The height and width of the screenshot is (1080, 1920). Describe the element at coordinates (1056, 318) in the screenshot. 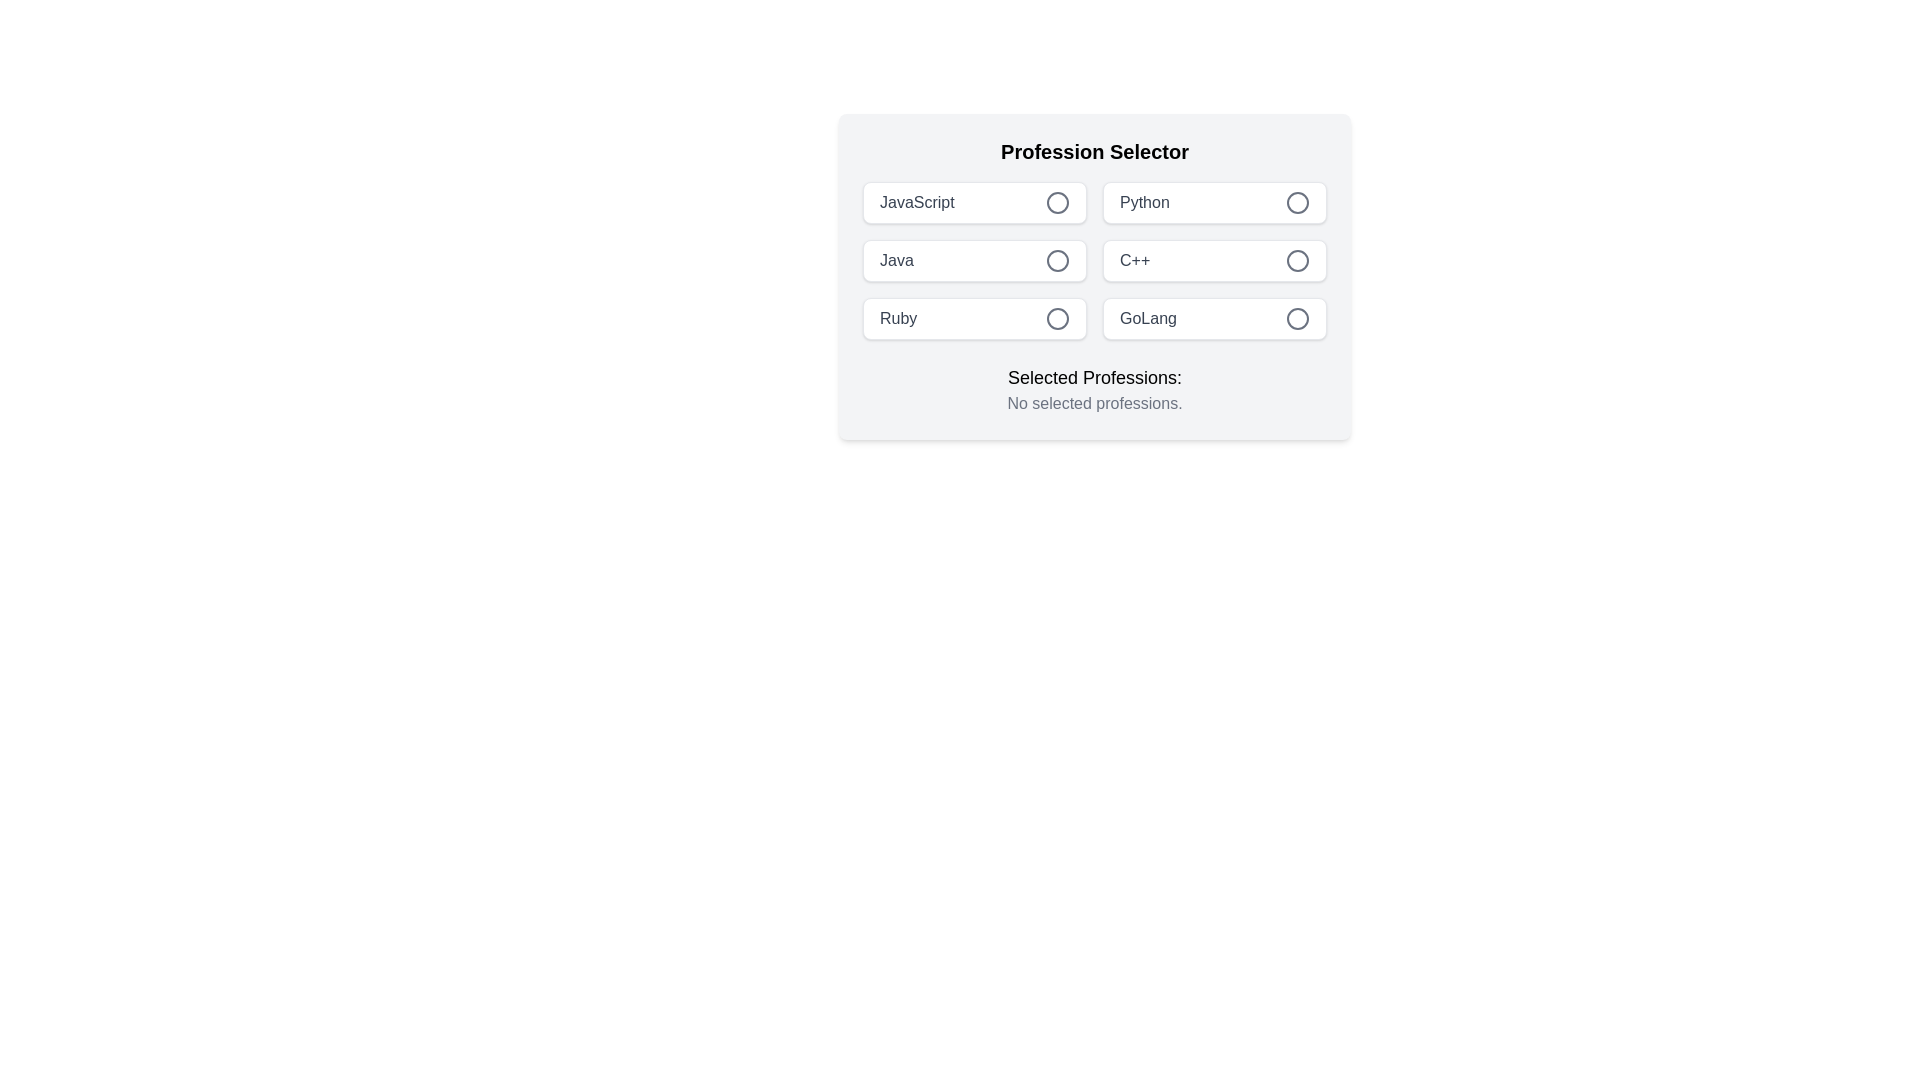

I see `the circular radio button indicator for the 'Ruby' option in the 'Profession Selector' section` at that location.